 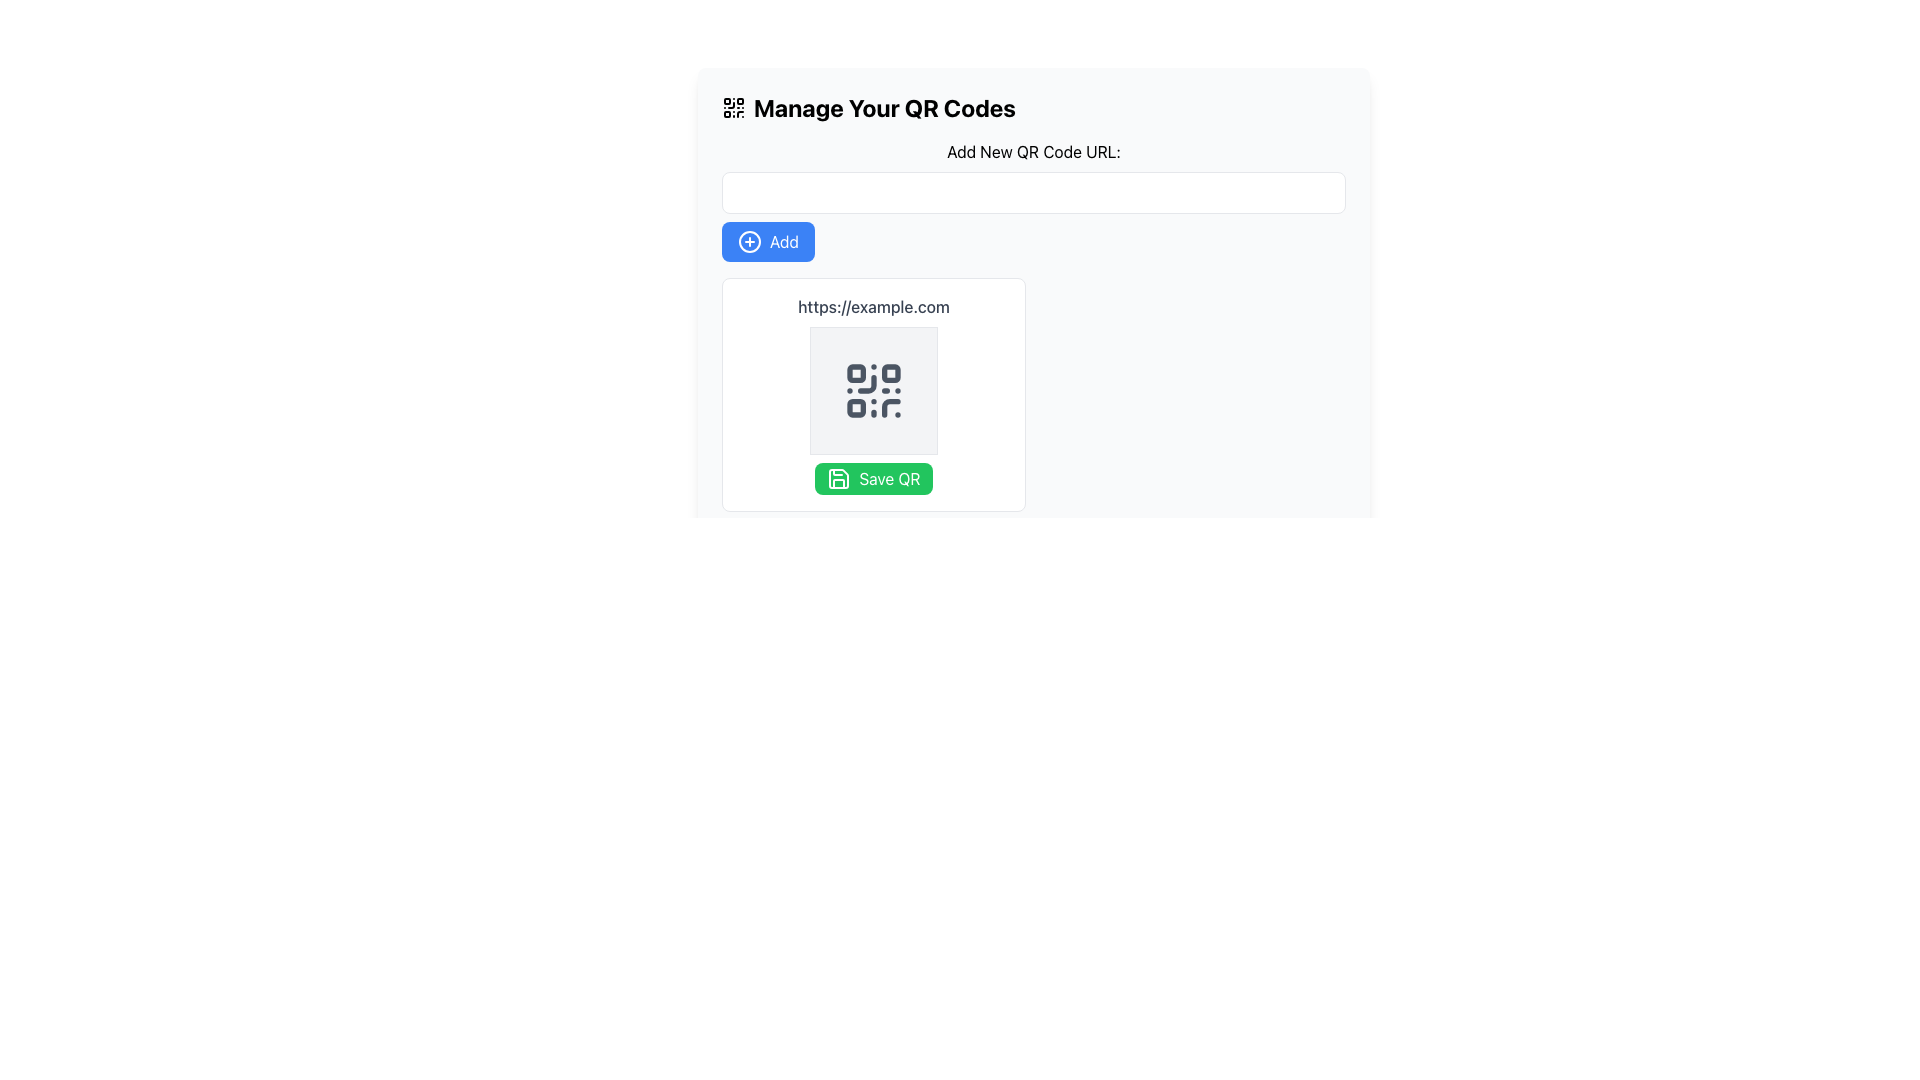 I want to click on the green 'Save QR' button, so click(x=873, y=478).